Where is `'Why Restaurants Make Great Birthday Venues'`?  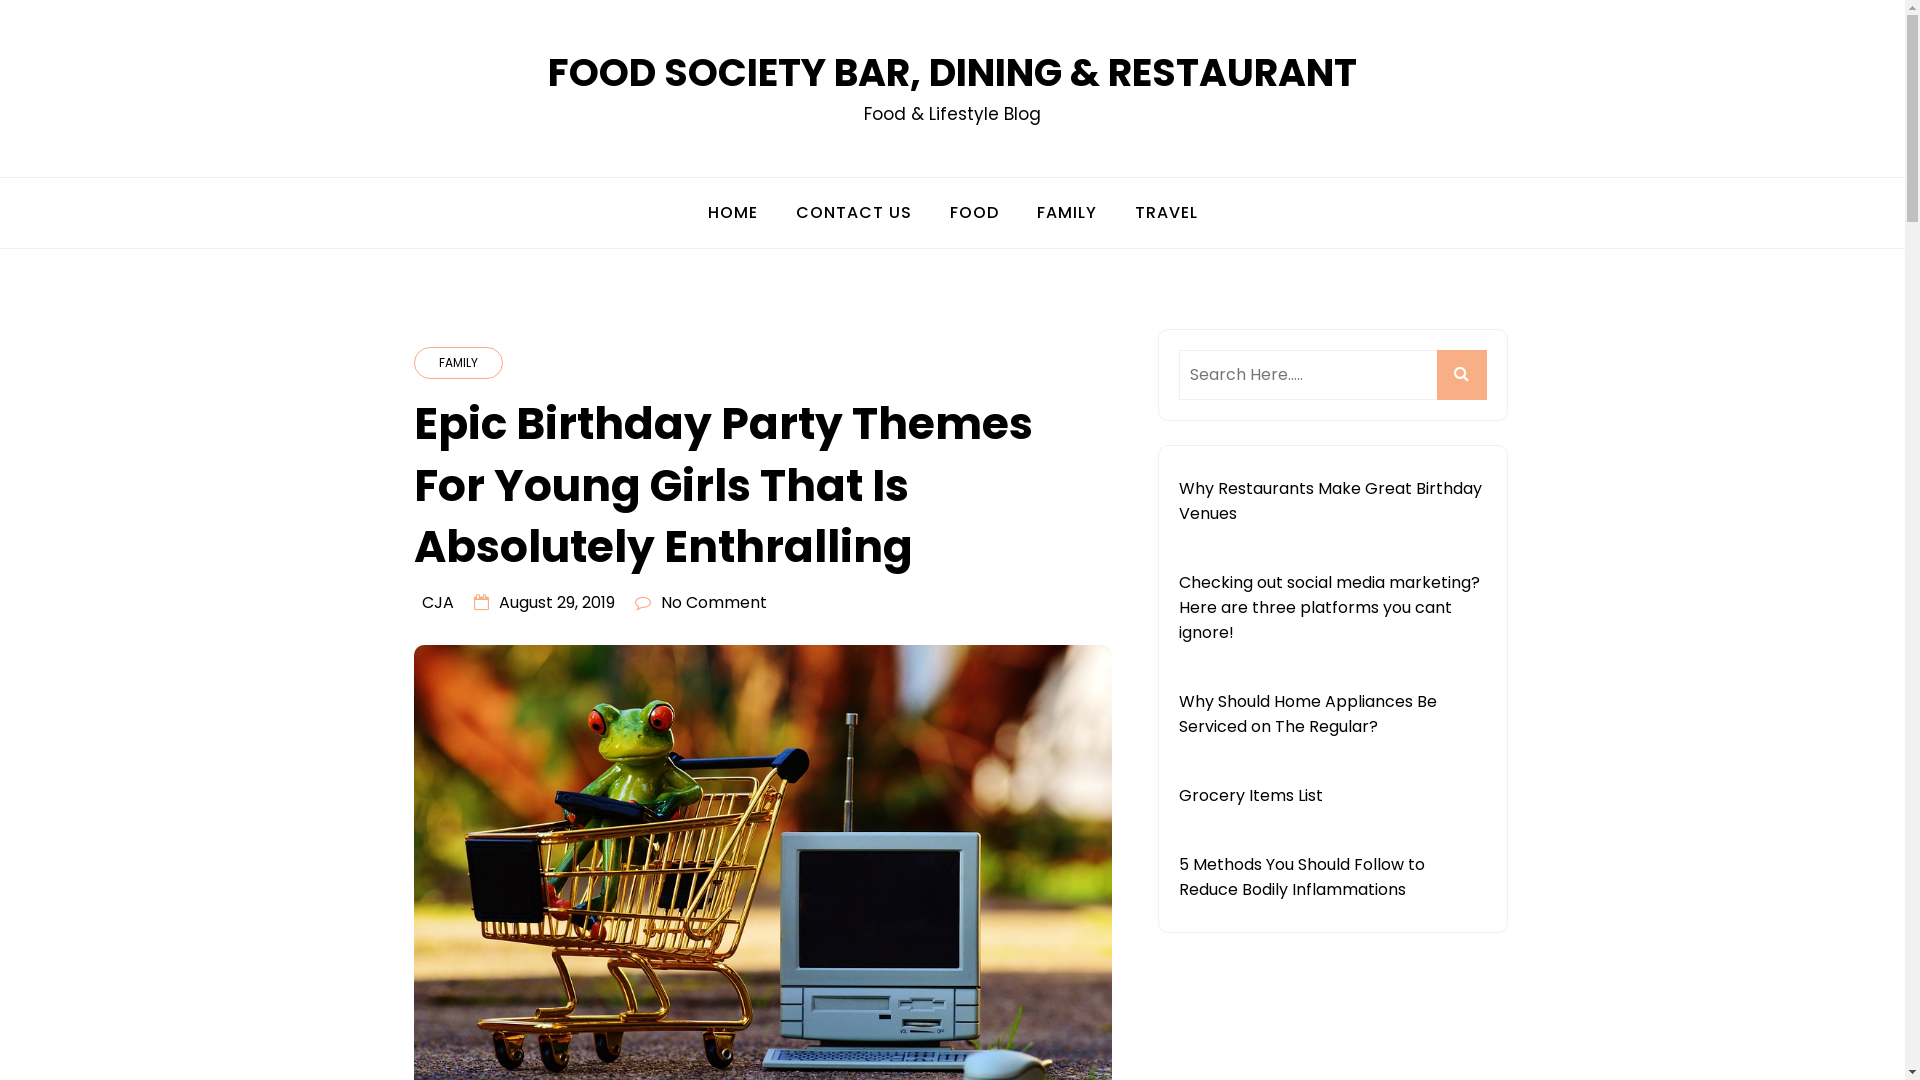 'Why Restaurants Make Great Birthday Venues' is located at coordinates (1329, 500).